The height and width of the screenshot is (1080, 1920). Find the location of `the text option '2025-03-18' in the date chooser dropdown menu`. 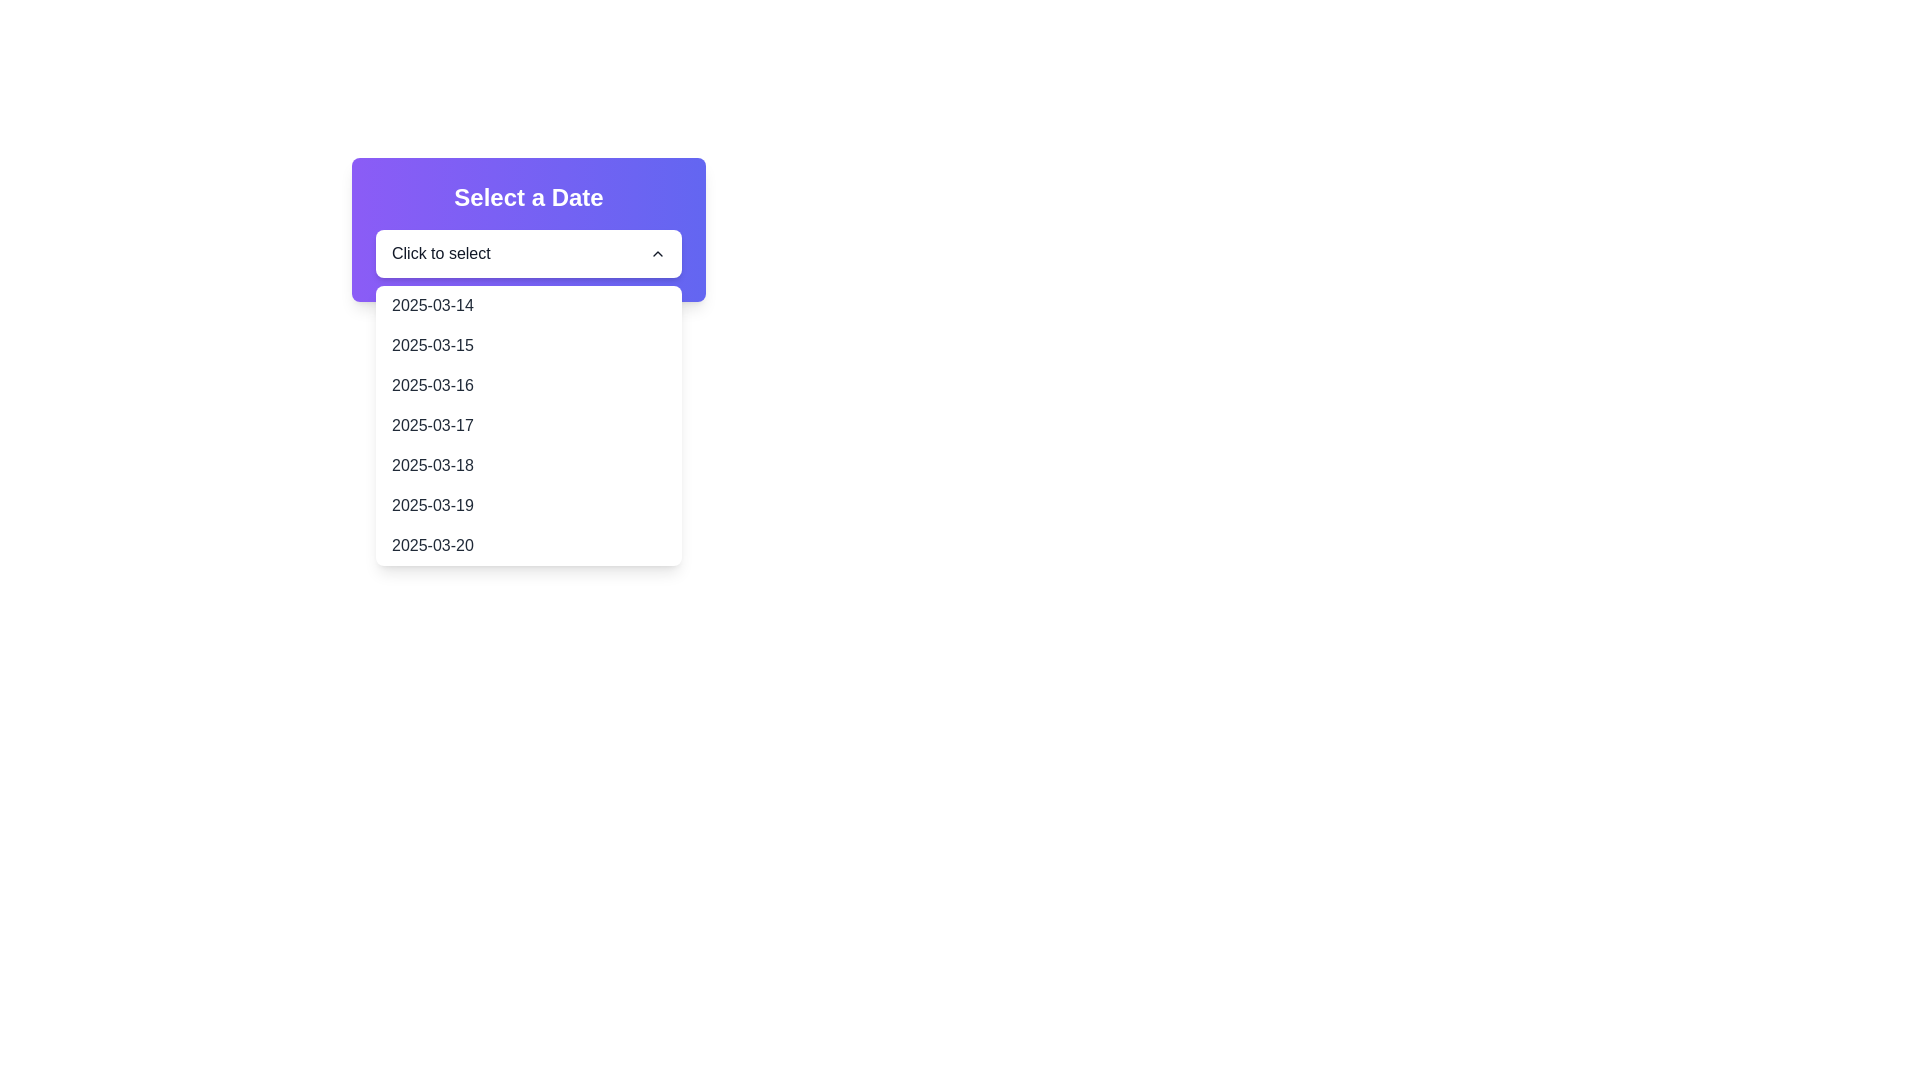

the text option '2025-03-18' in the date chooser dropdown menu is located at coordinates (431, 466).